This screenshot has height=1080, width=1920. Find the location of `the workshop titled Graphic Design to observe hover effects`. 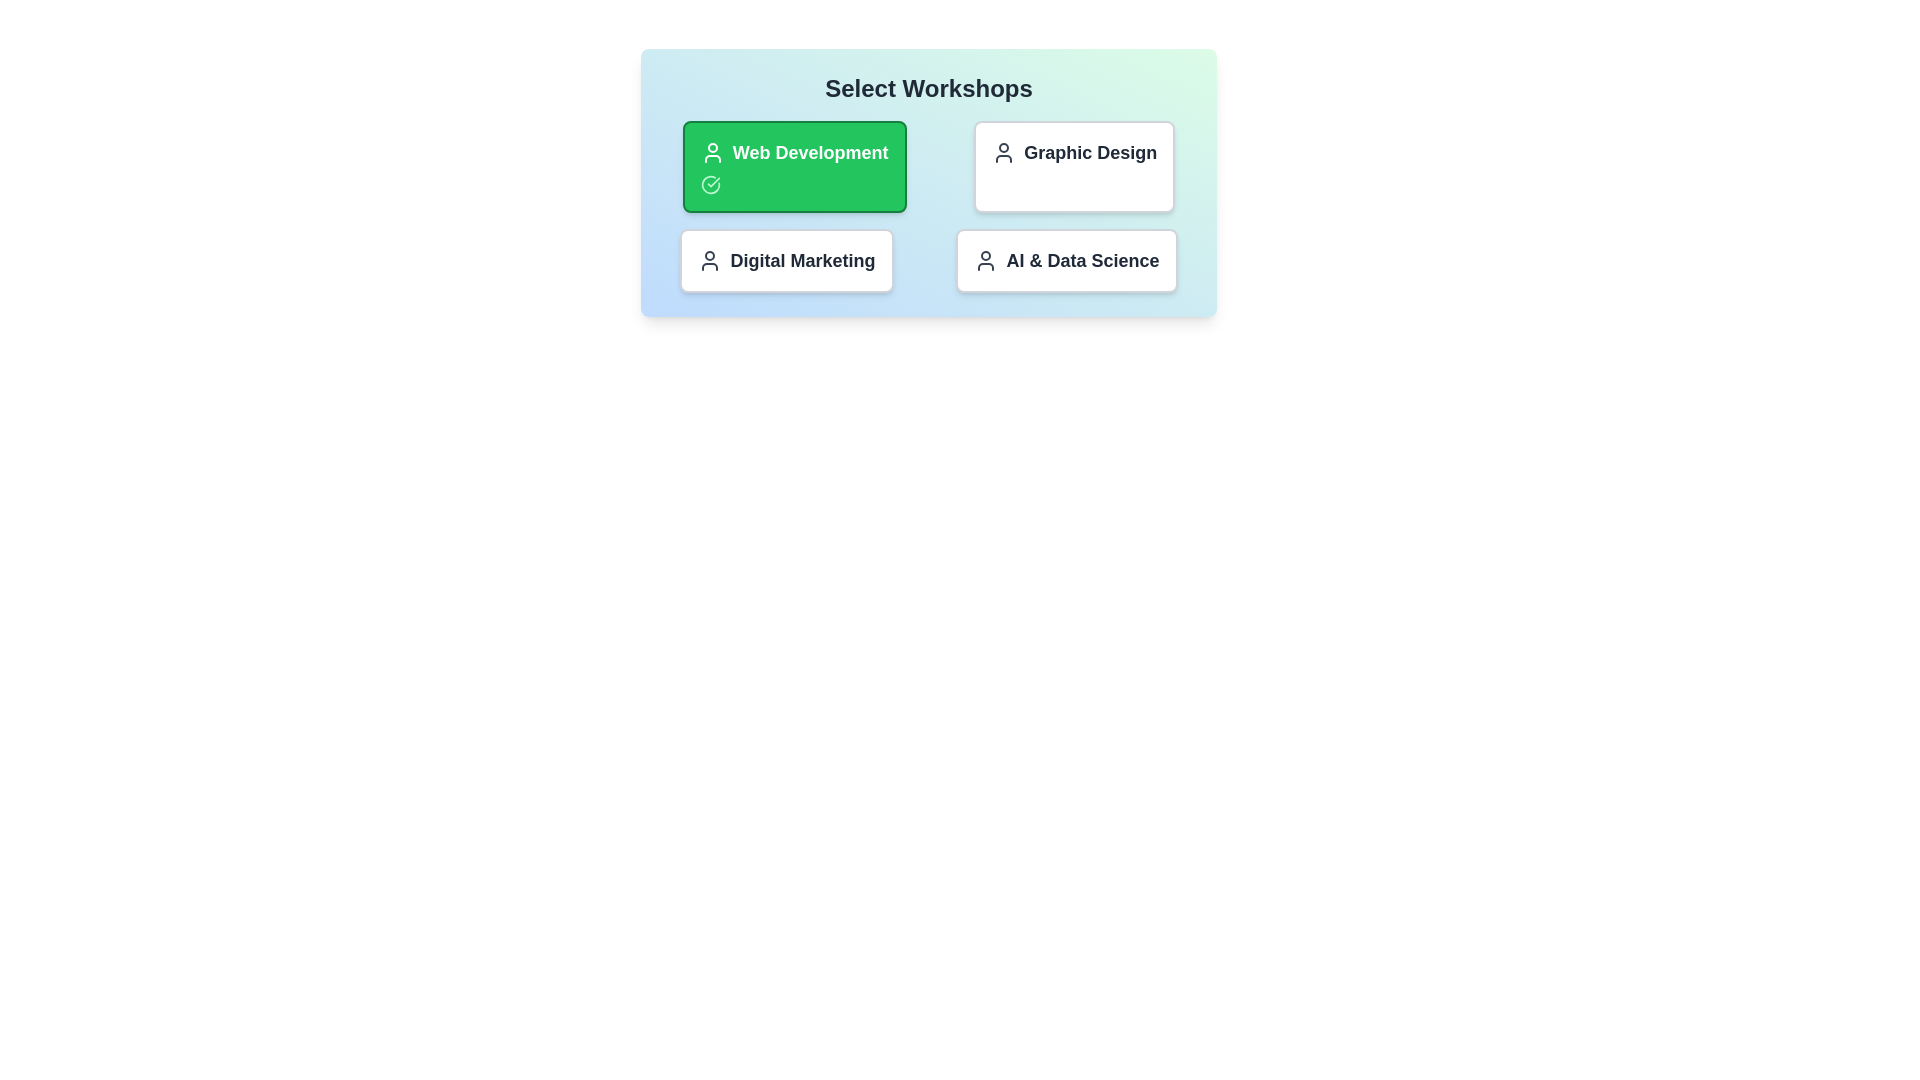

the workshop titled Graphic Design to observe hover effects is located at coordinates (1073, 165).